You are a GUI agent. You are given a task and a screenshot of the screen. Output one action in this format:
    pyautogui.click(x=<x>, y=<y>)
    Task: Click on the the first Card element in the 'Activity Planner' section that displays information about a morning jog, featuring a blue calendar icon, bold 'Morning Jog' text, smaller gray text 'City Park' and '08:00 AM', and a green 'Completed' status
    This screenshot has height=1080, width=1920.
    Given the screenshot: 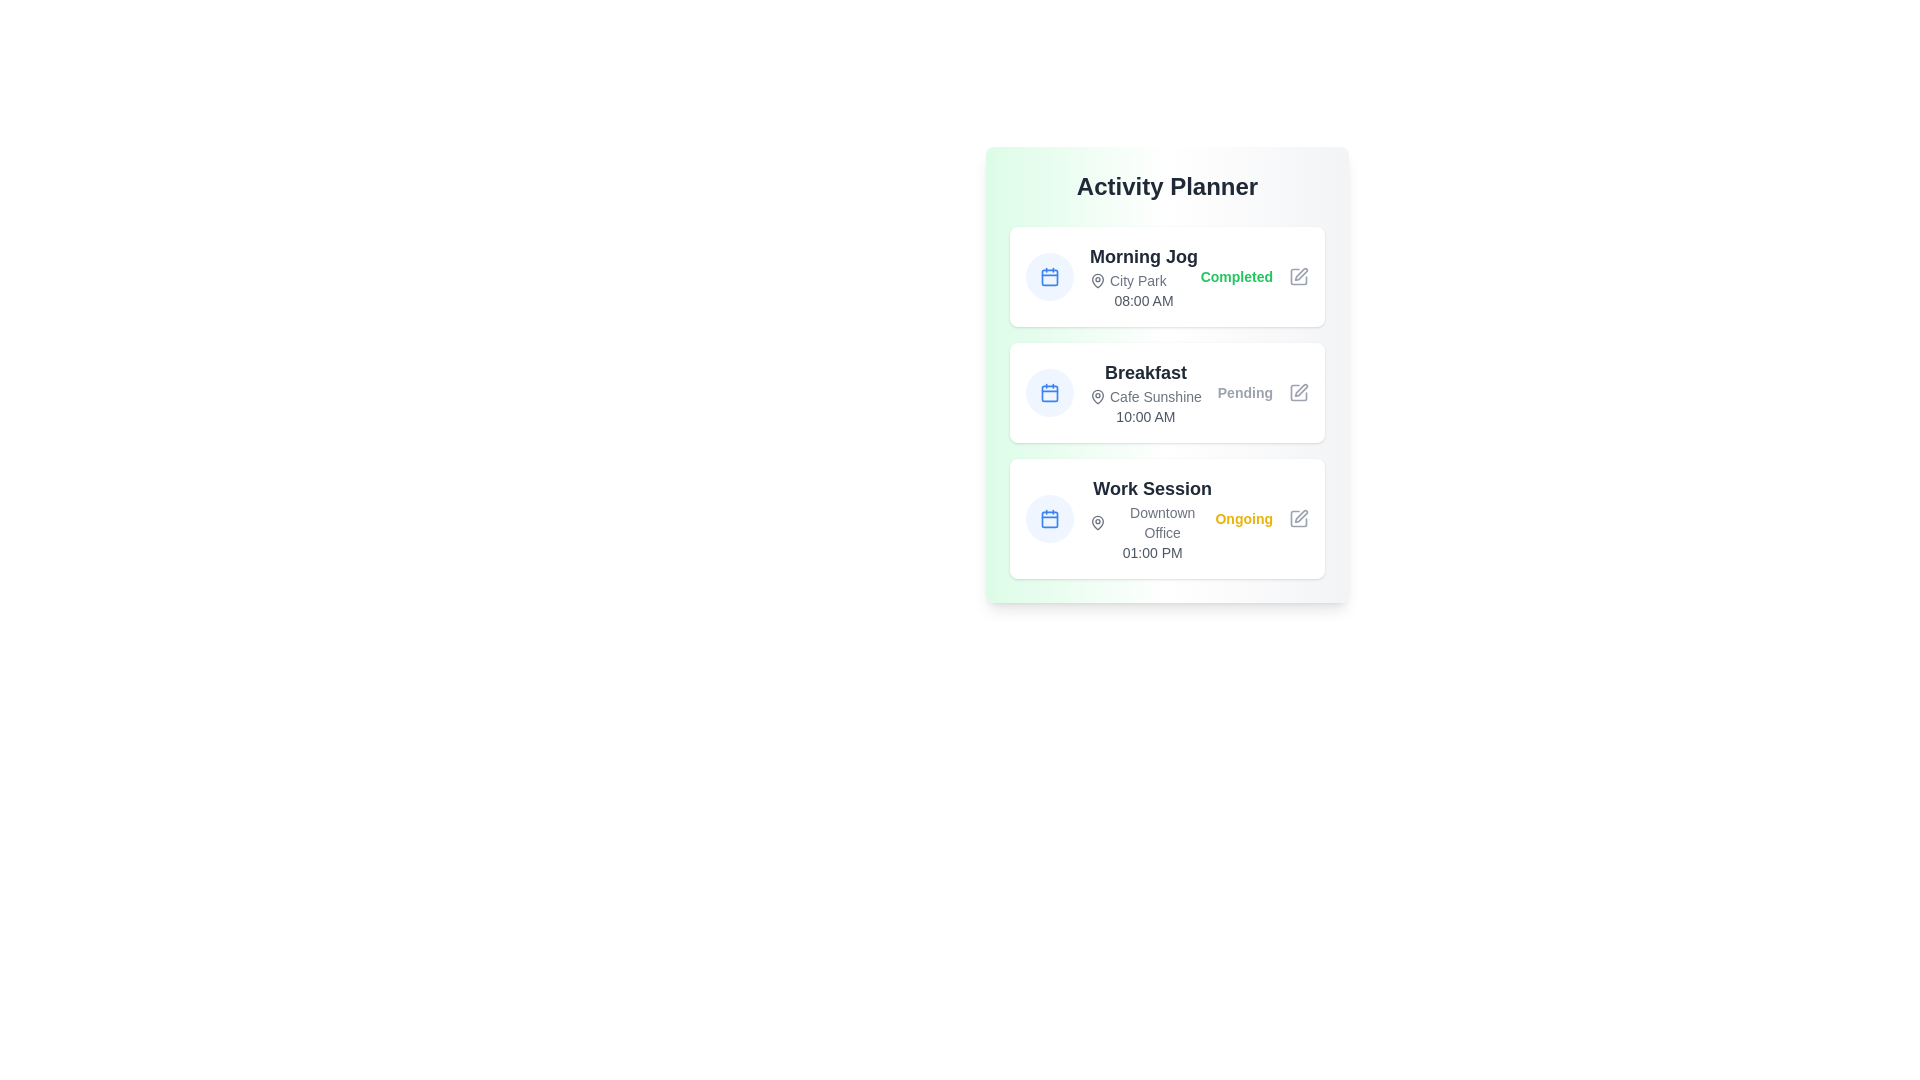 What is the action you would take?
    pyautogui.click(x=1167, y=277)
    